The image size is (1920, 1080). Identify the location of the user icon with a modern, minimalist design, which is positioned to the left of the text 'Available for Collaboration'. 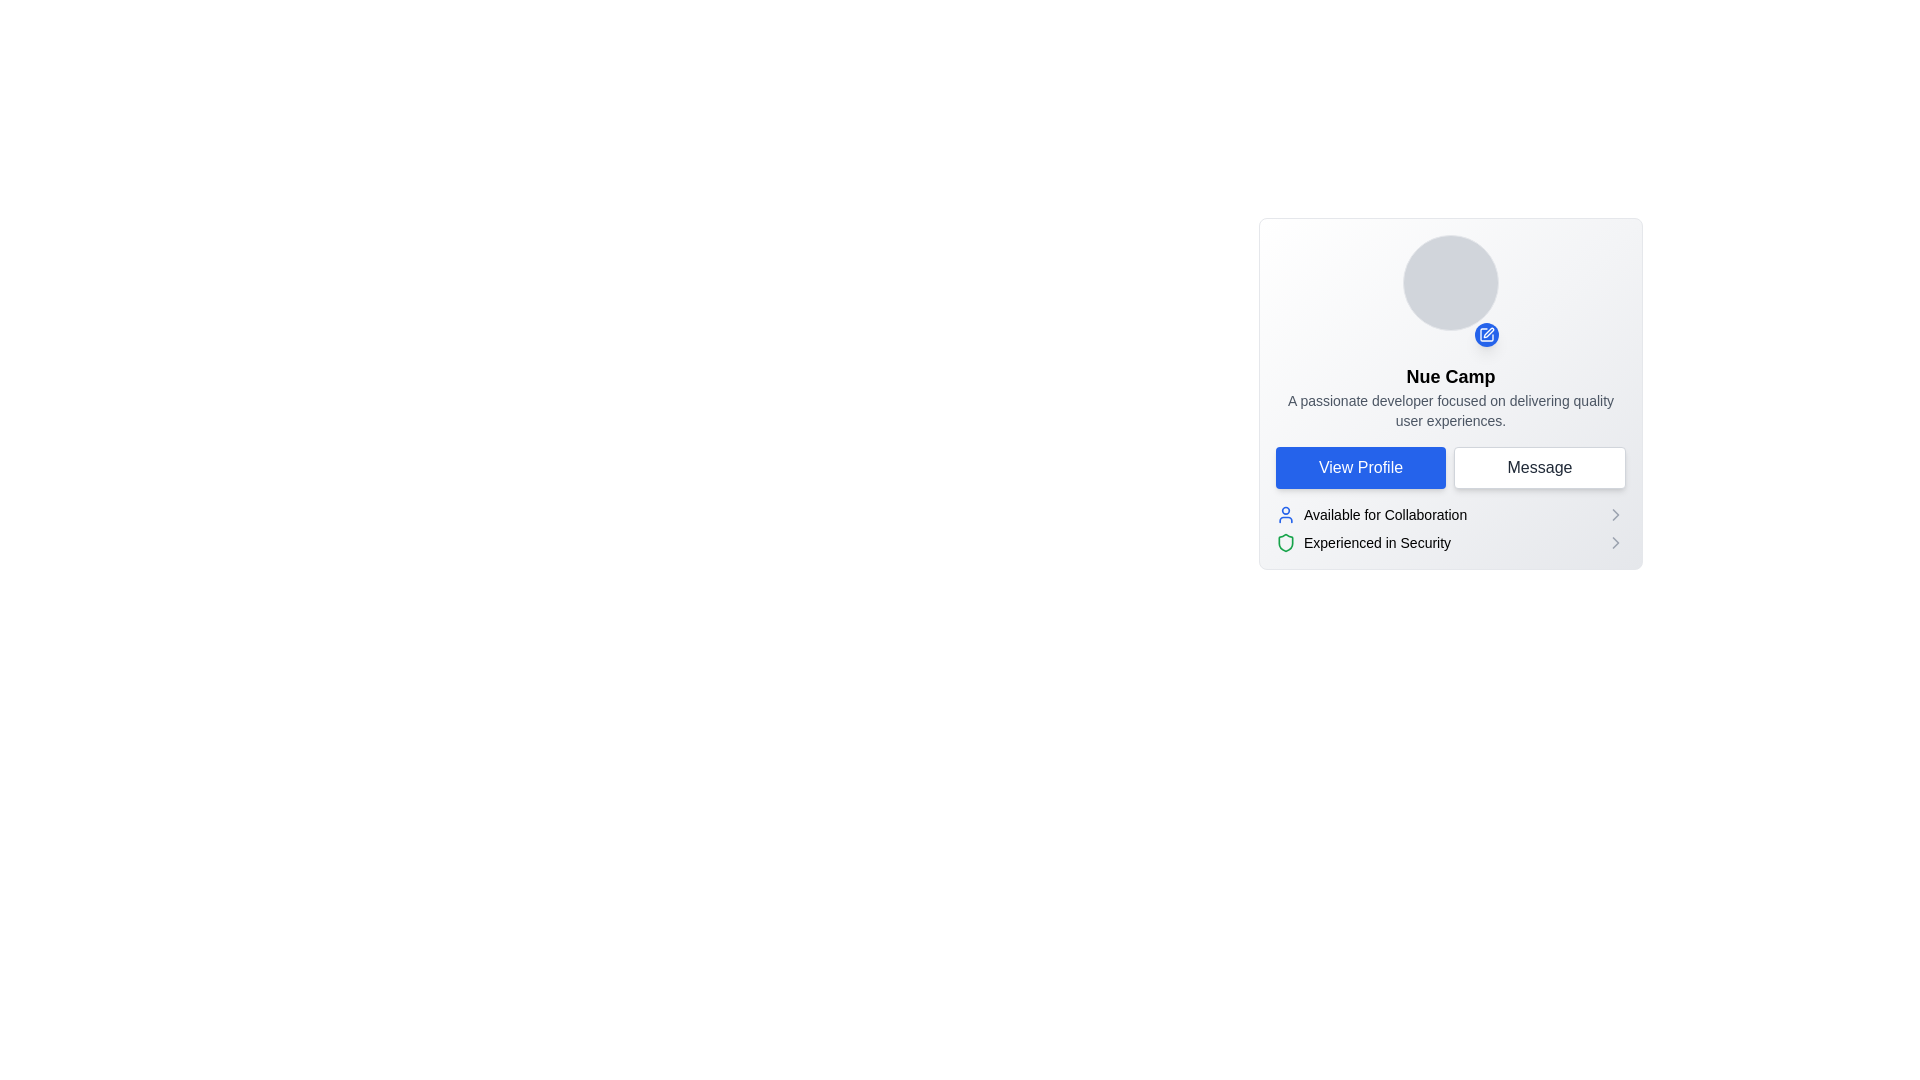
(1286, 514).